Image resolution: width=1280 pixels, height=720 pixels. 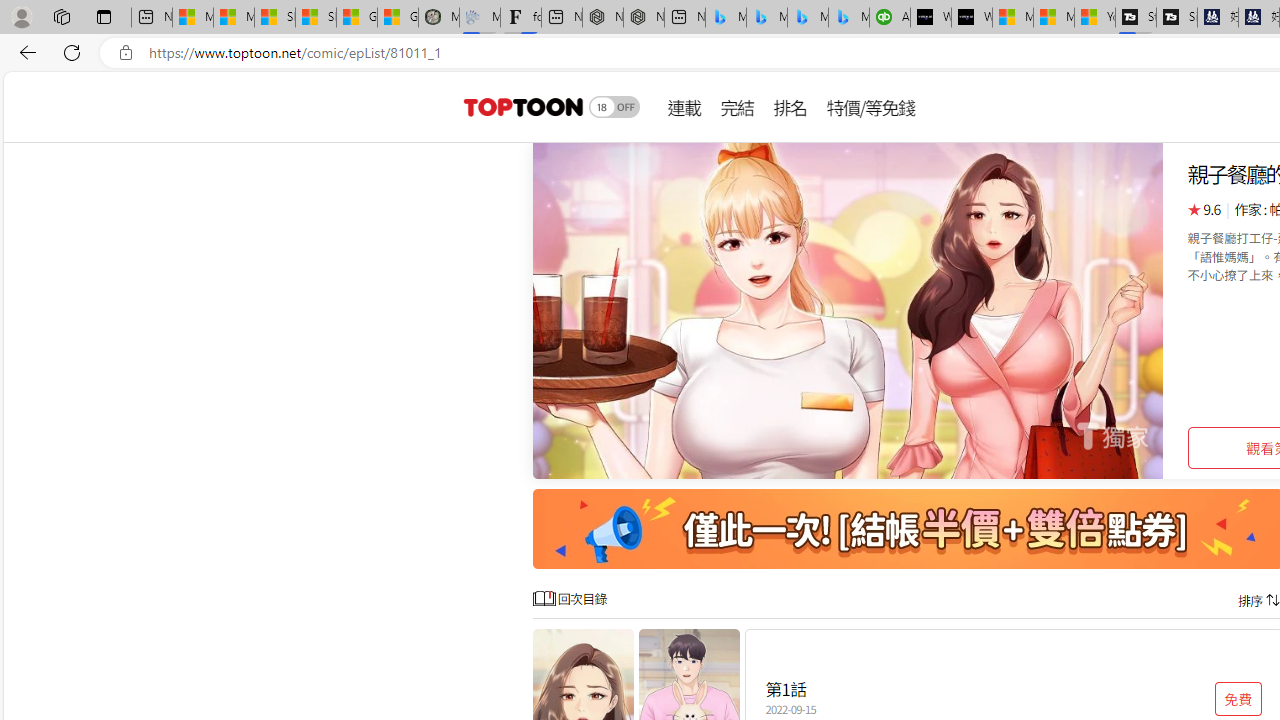 I want to click on 'Microsoft Bing Travel - Stays in Bangkok, Bangkok, Thailand', so click(x=766, y=17).